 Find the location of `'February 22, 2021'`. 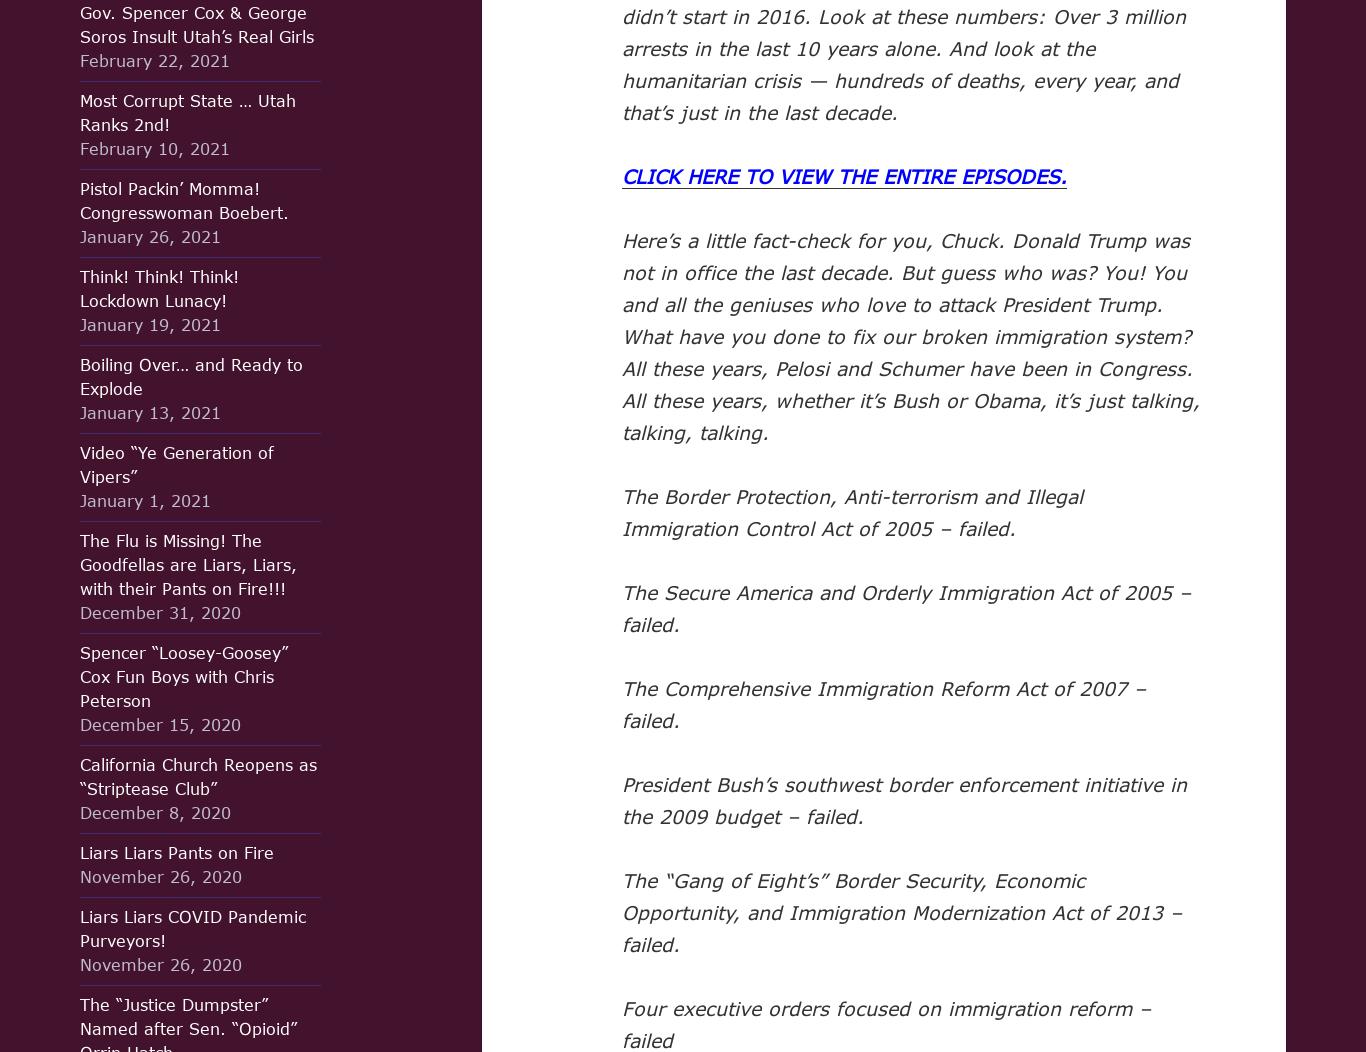

'February 22, 2021' is located at coordinates (154, 59).